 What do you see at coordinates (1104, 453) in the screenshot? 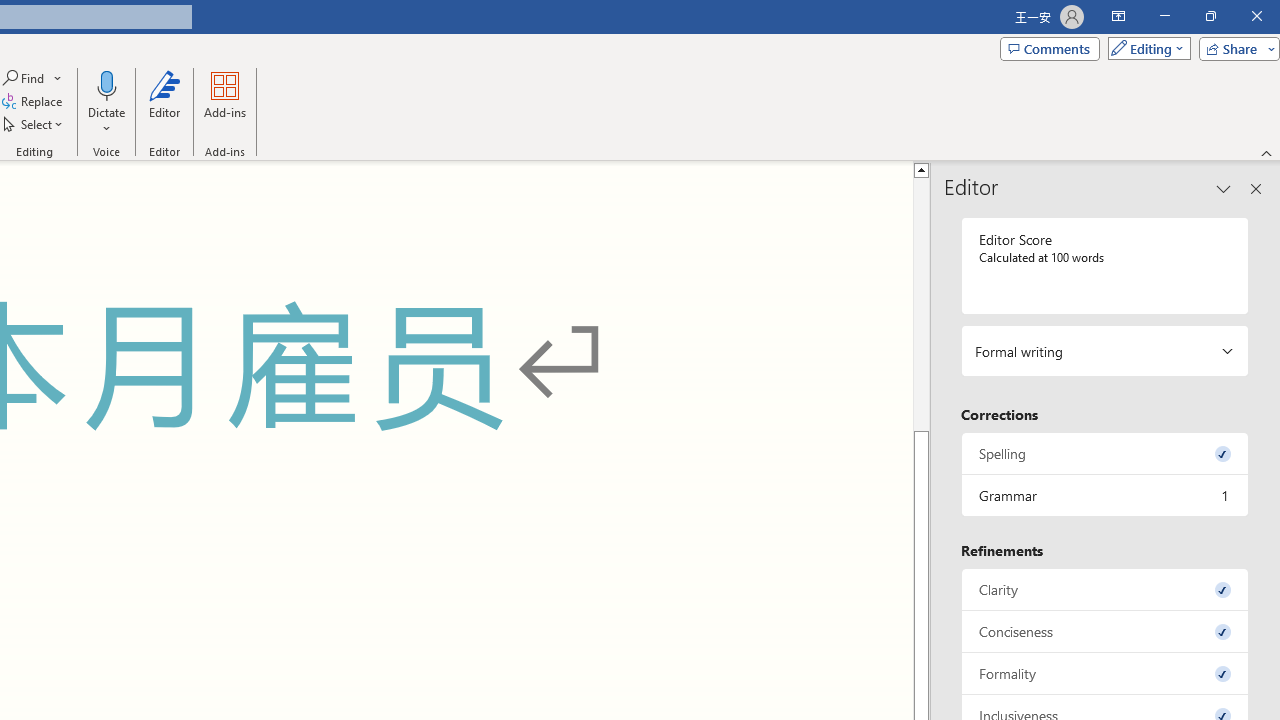
I see `'Spelling, 0 issues. Press space or enter to review items.'` at bounding box center [1104, 453].